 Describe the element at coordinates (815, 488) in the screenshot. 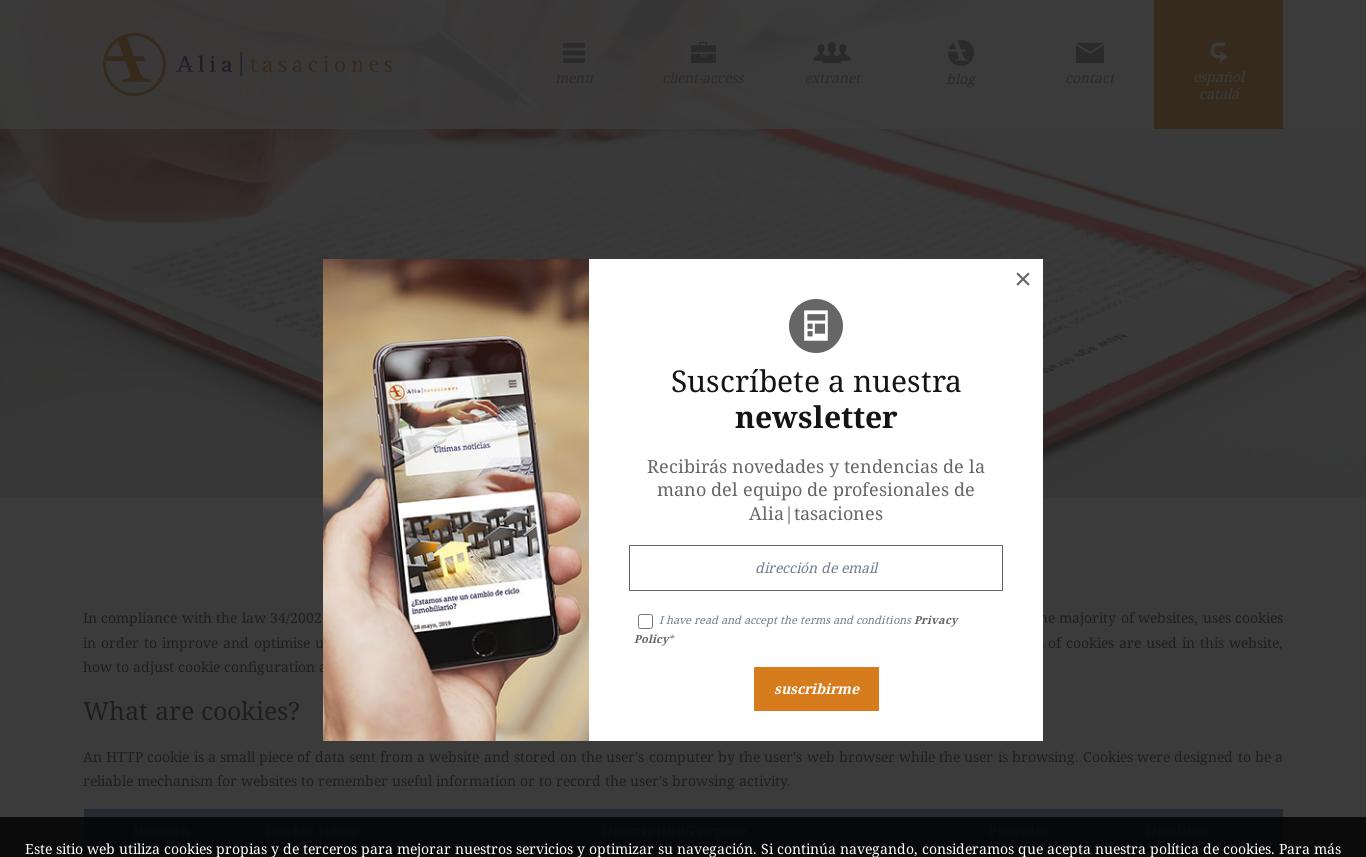

I see `'Recibirás novedades y tendencias de la mano del equipo de profesionales de Alia|tasaciones'` at that location.